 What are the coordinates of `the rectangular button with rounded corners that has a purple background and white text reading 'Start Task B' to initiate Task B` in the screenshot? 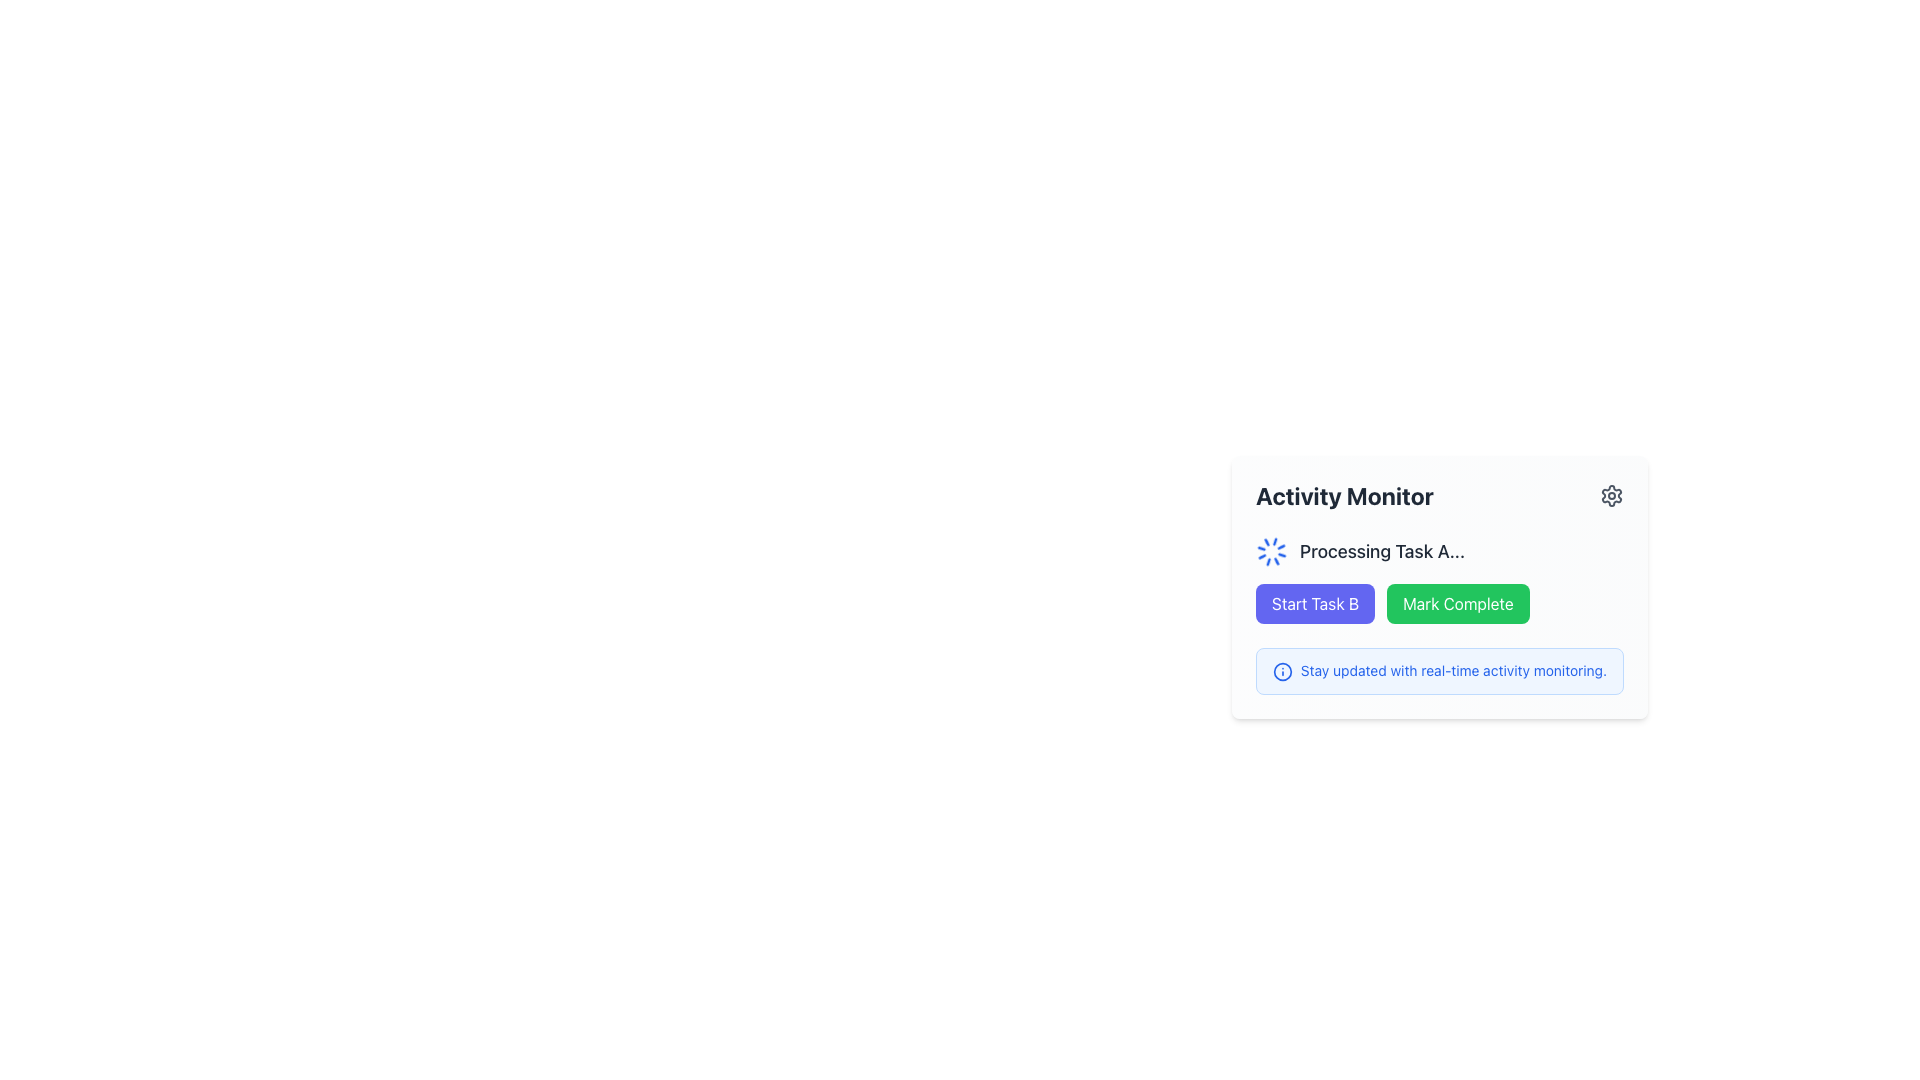 It's located at (1315, 603).